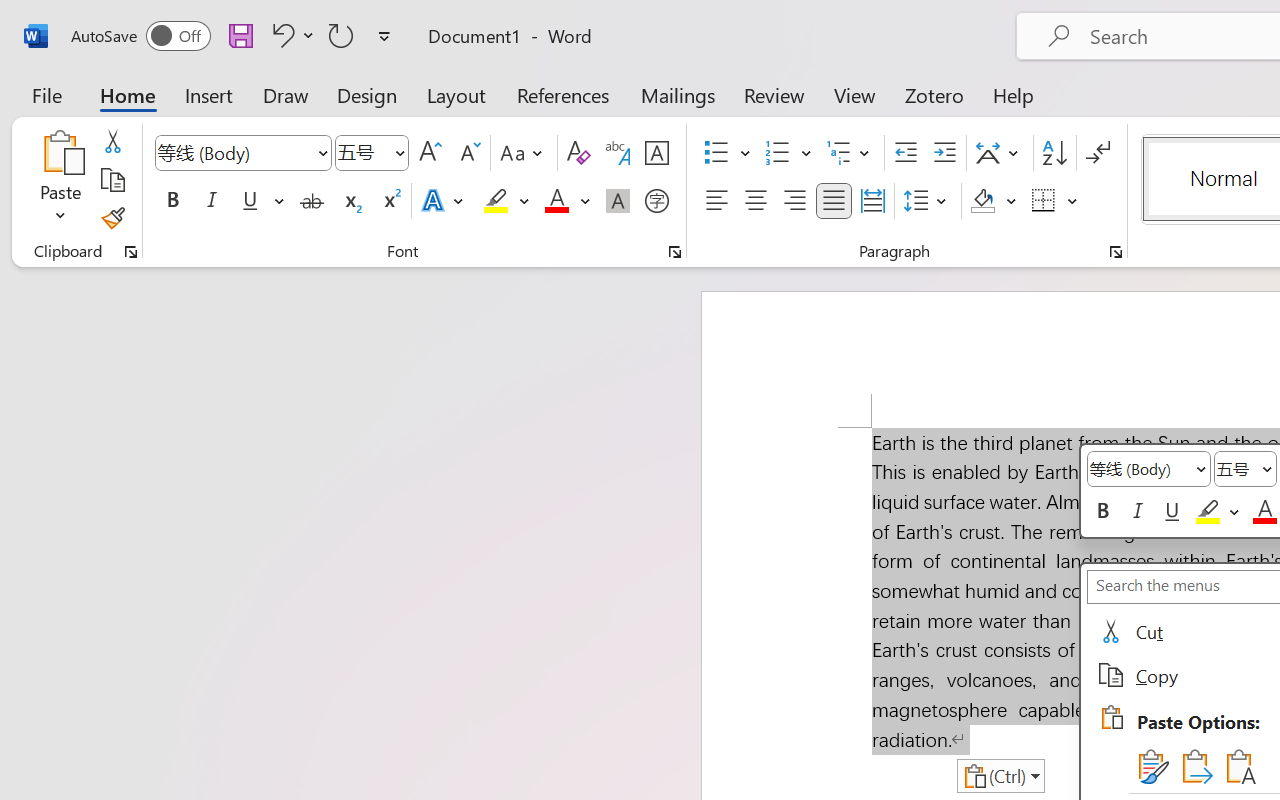 This screenshot has width=1280, height=800. I want to click on 'Text Effects and Typography', so click(443, 201).